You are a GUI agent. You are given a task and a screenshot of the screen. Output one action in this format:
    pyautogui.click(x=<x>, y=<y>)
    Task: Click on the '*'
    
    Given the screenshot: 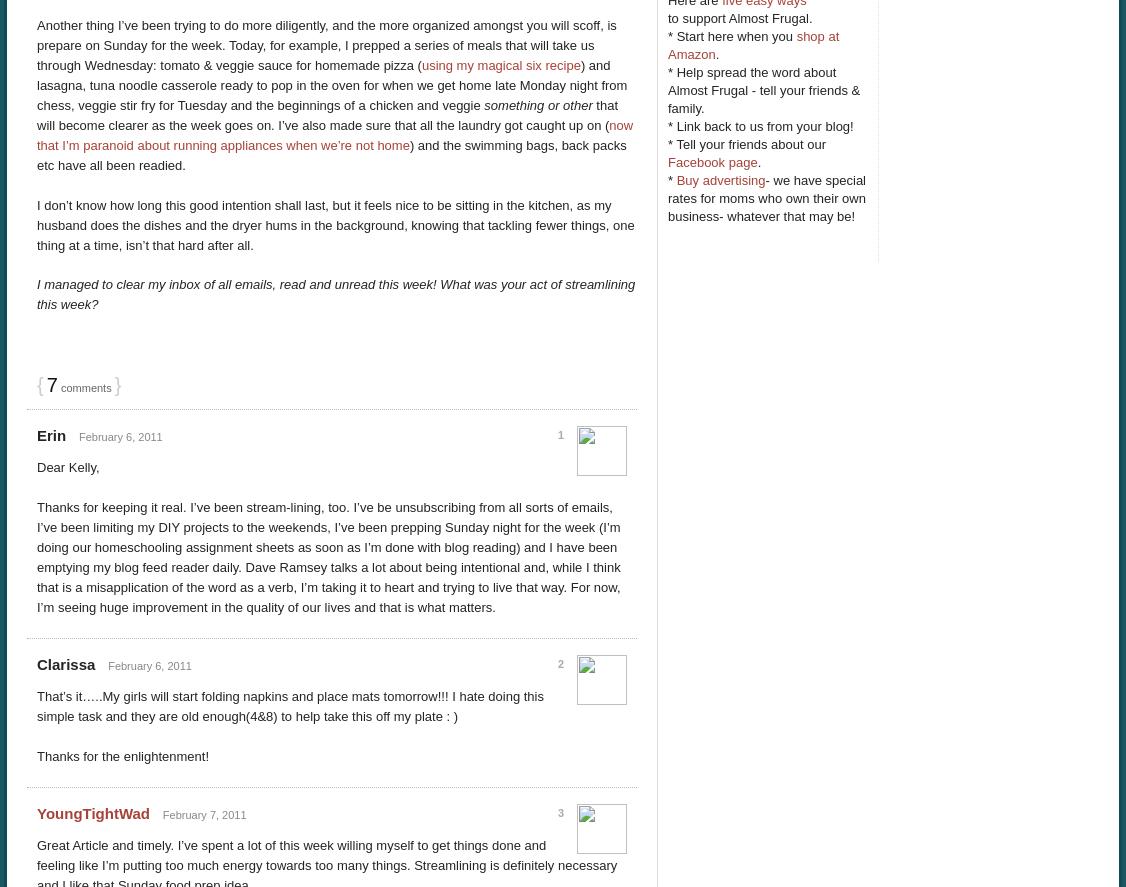 What is the action you would take?
    pyautogui.click(x=671, y=178)
    